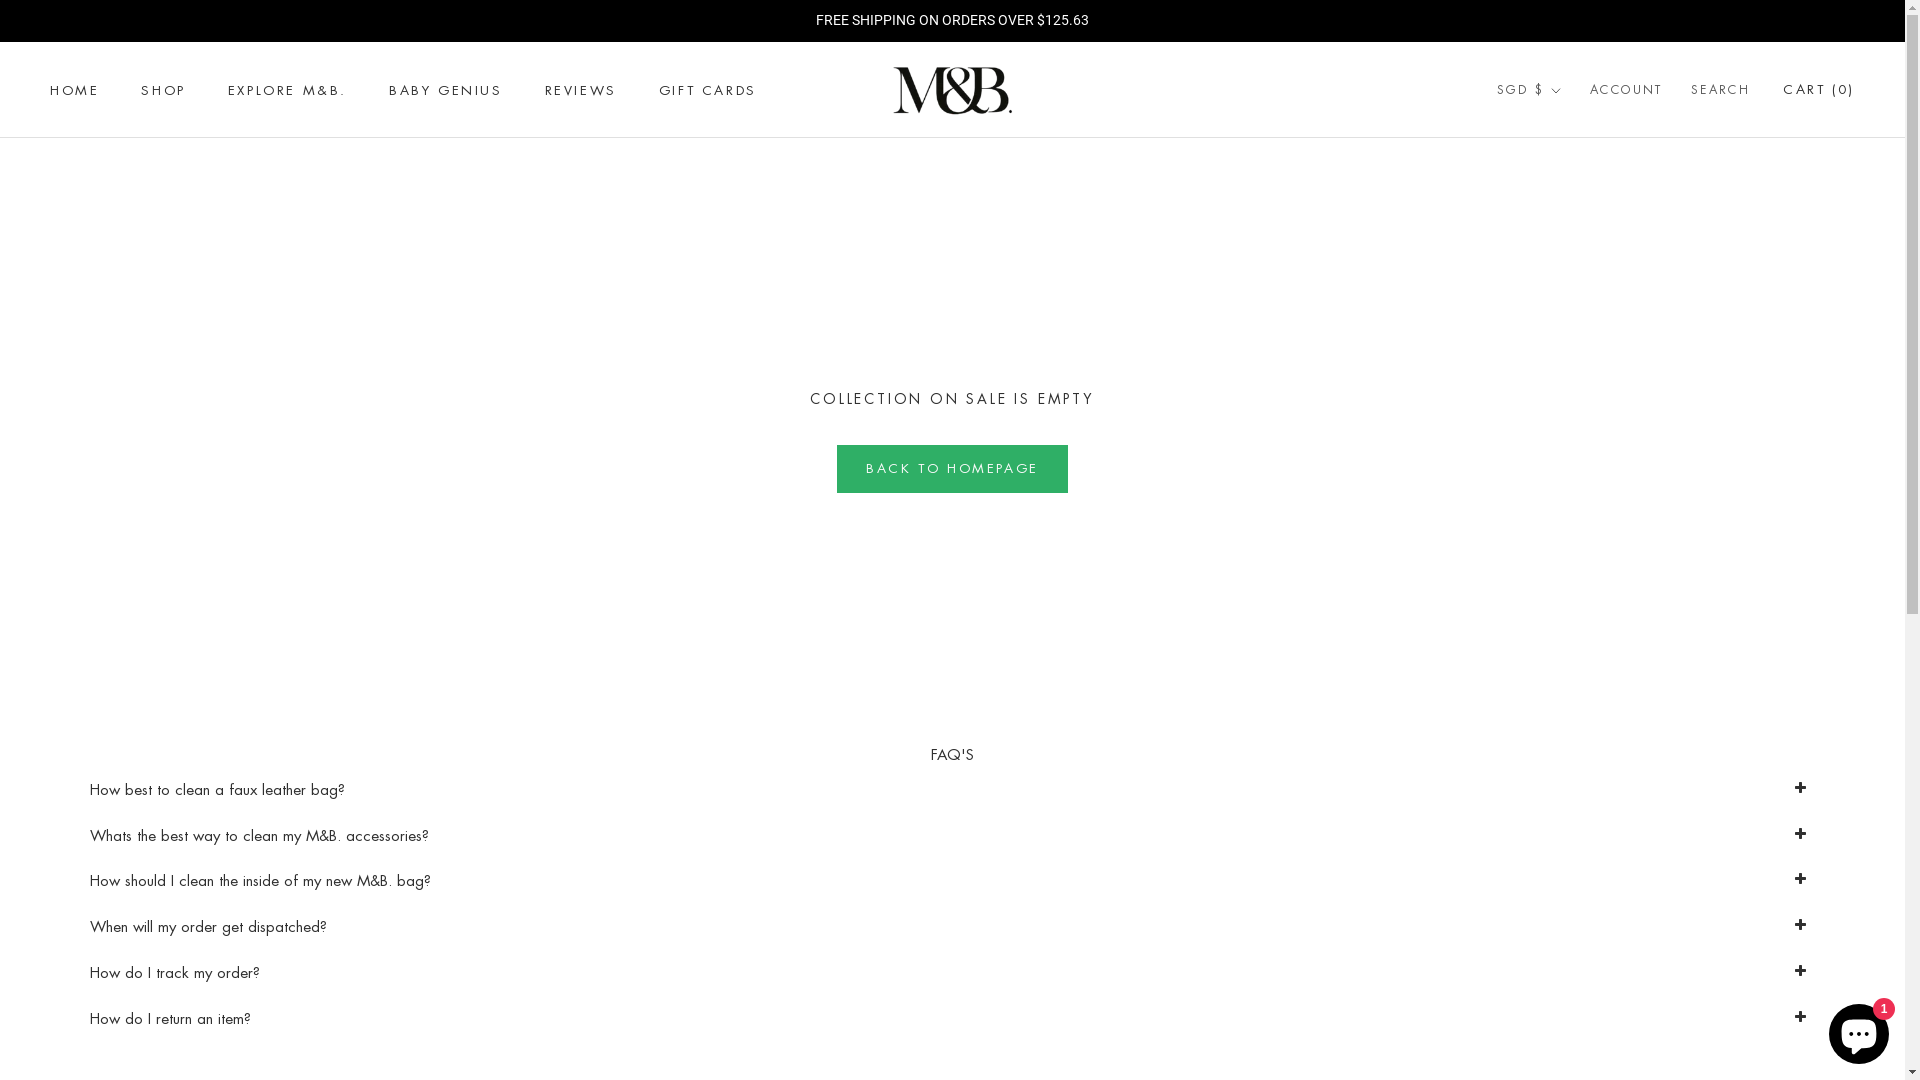 Image resolution: width=1920 pixels, height=1080 pixels. Describe the element at coordinates (1528, 91) in the screenshot. I see `'SGD $'` at that location.